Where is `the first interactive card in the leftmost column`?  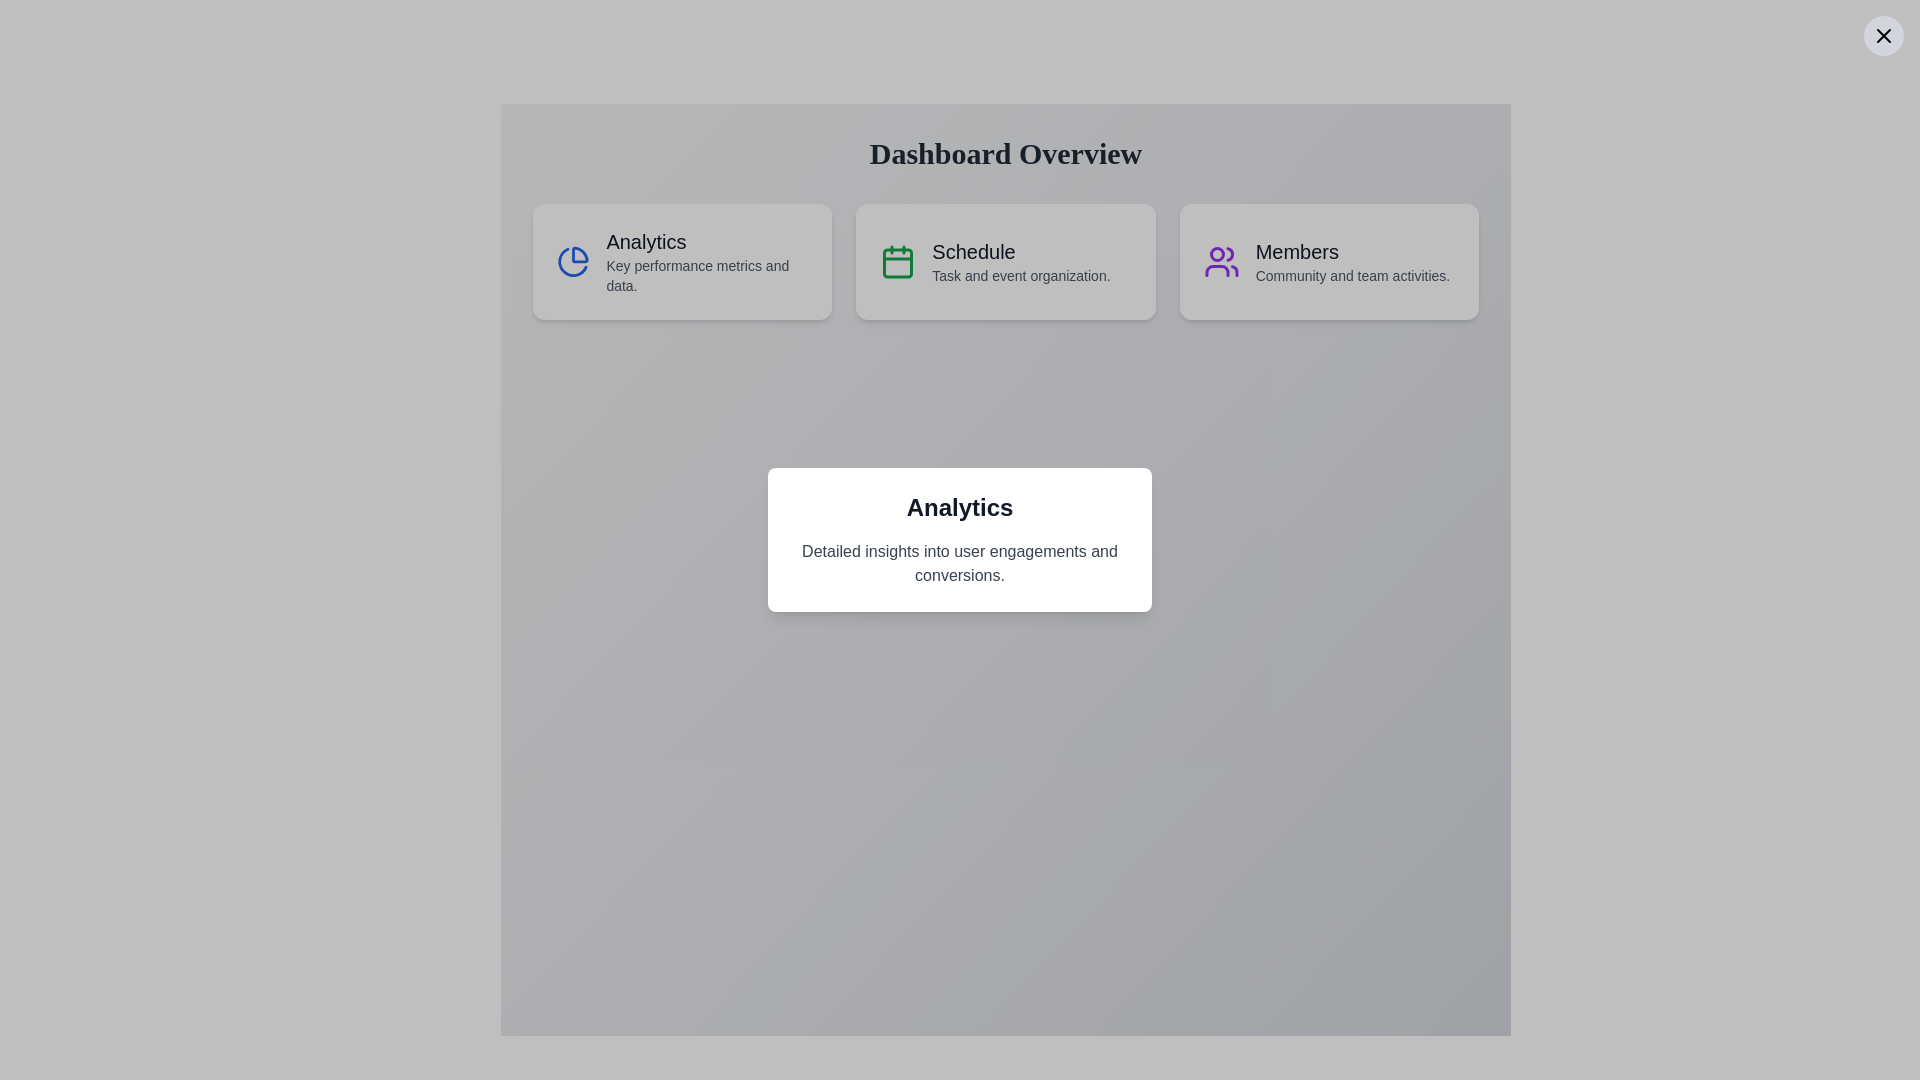
the first interactive card in the leftmost column is located at coordinates (682, 261).